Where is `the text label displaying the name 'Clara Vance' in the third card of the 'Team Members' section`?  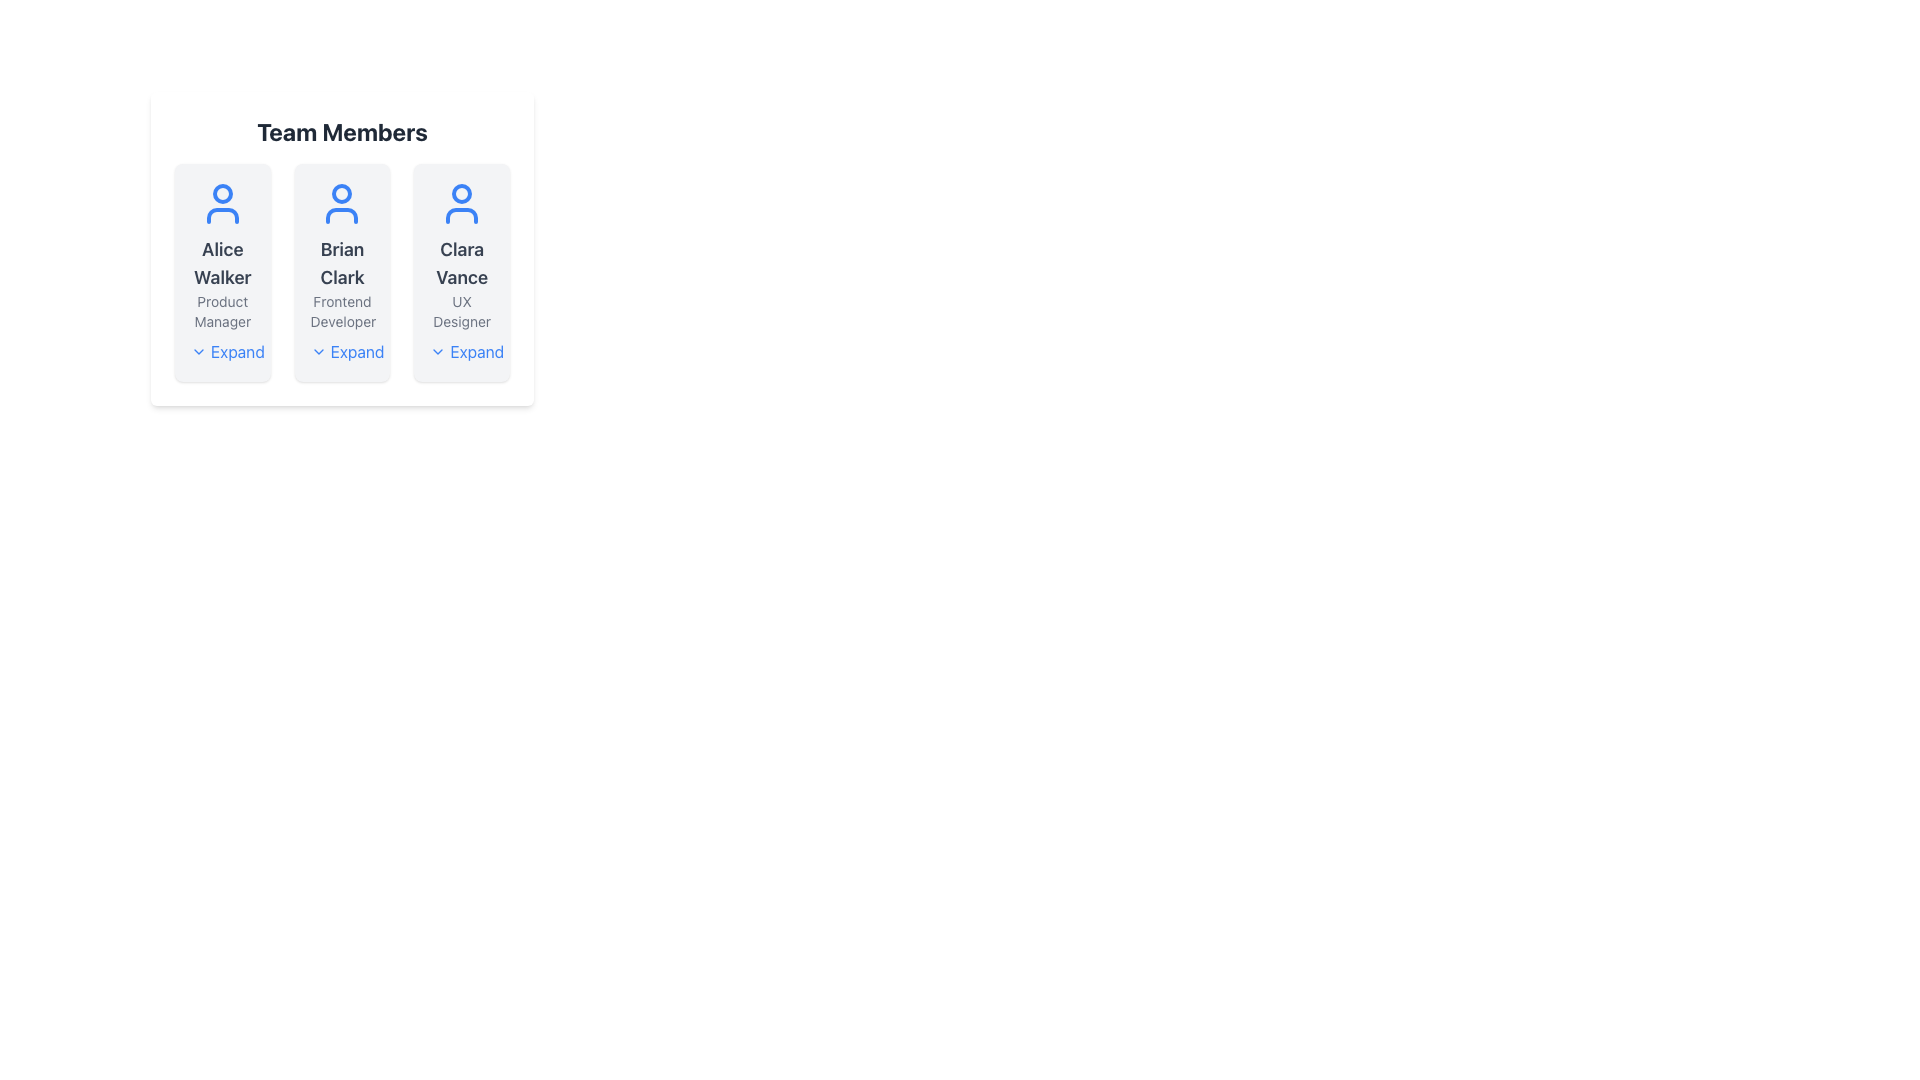
the text label displaying the name 'Clara Vance' in the third card of the 'Team Members' section is located at coordinates (461, 262).